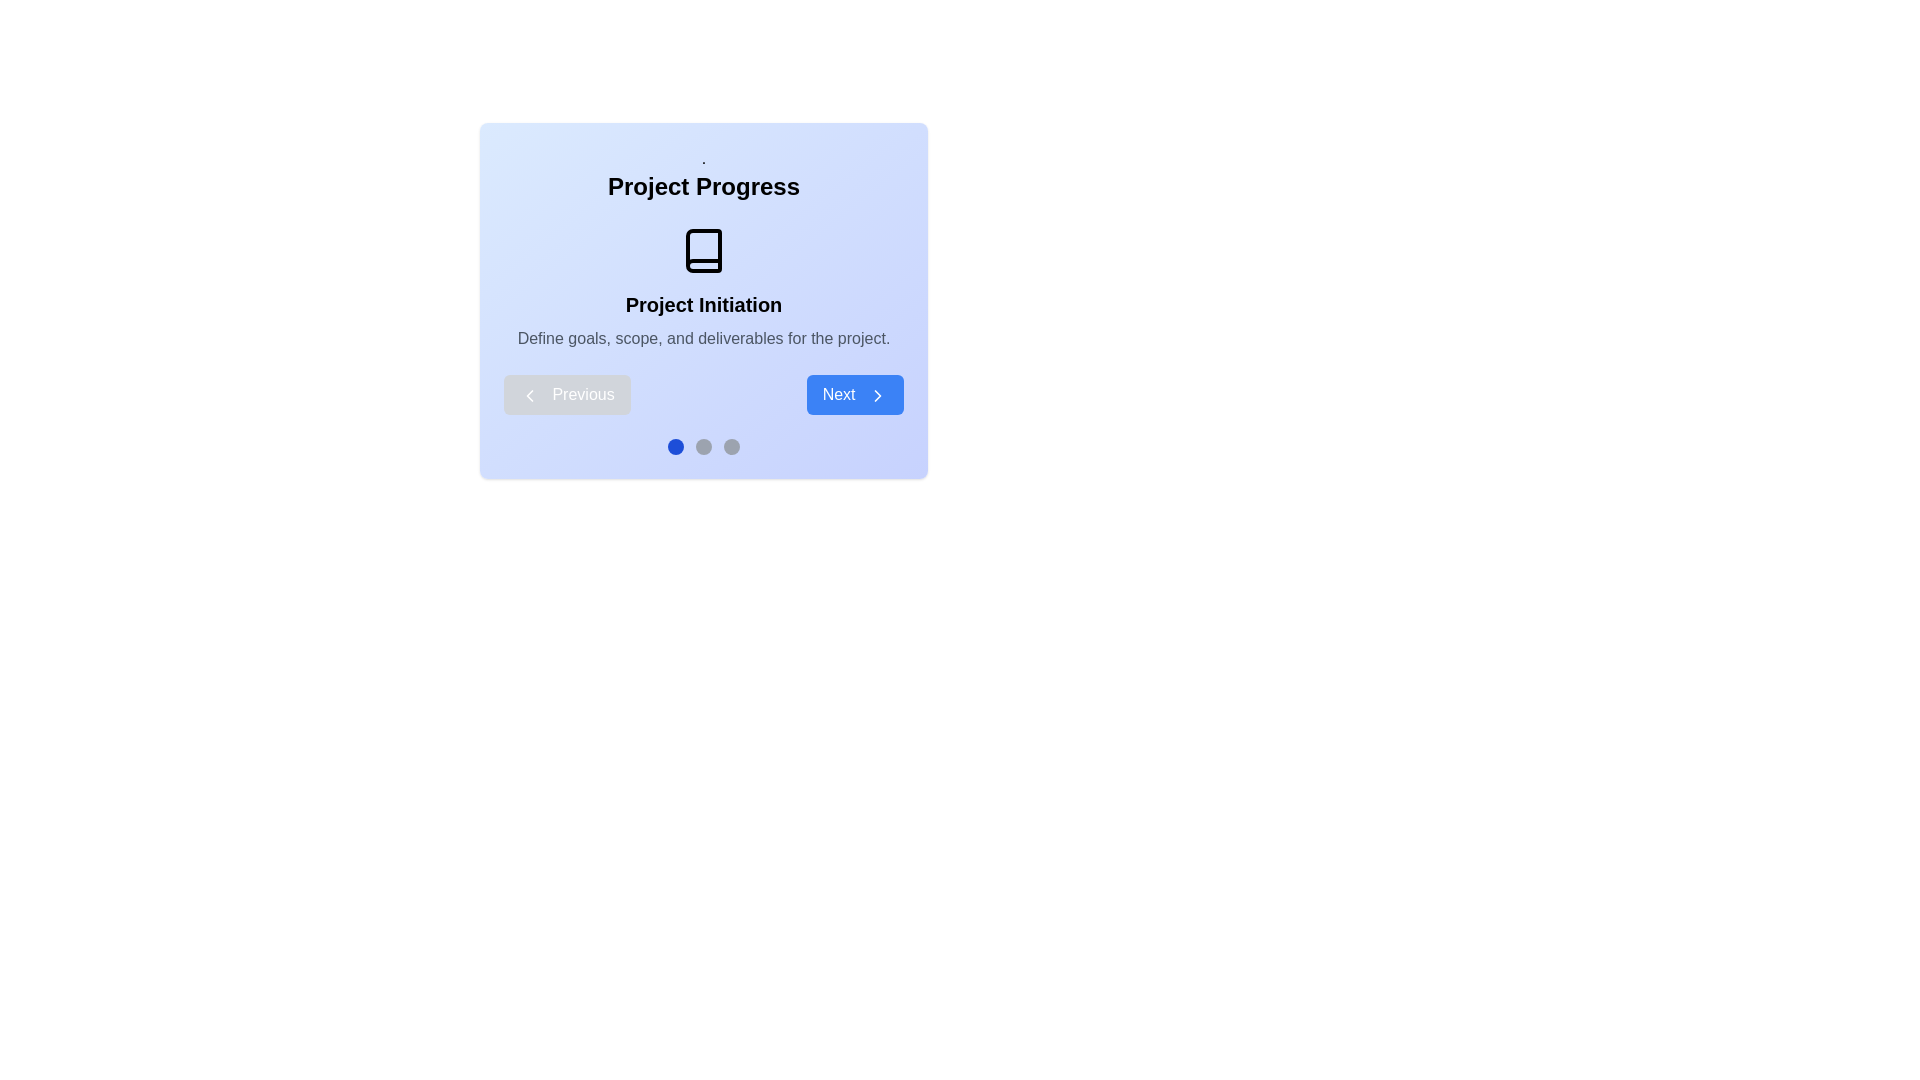  Describe the element at coordinates (704, 249) in the screenshot. I see `the book icon that symbolizes documentation for the 'Project Initiation' process, located above the text 'Project Initiation' and below 'Project Progress'` at that location.